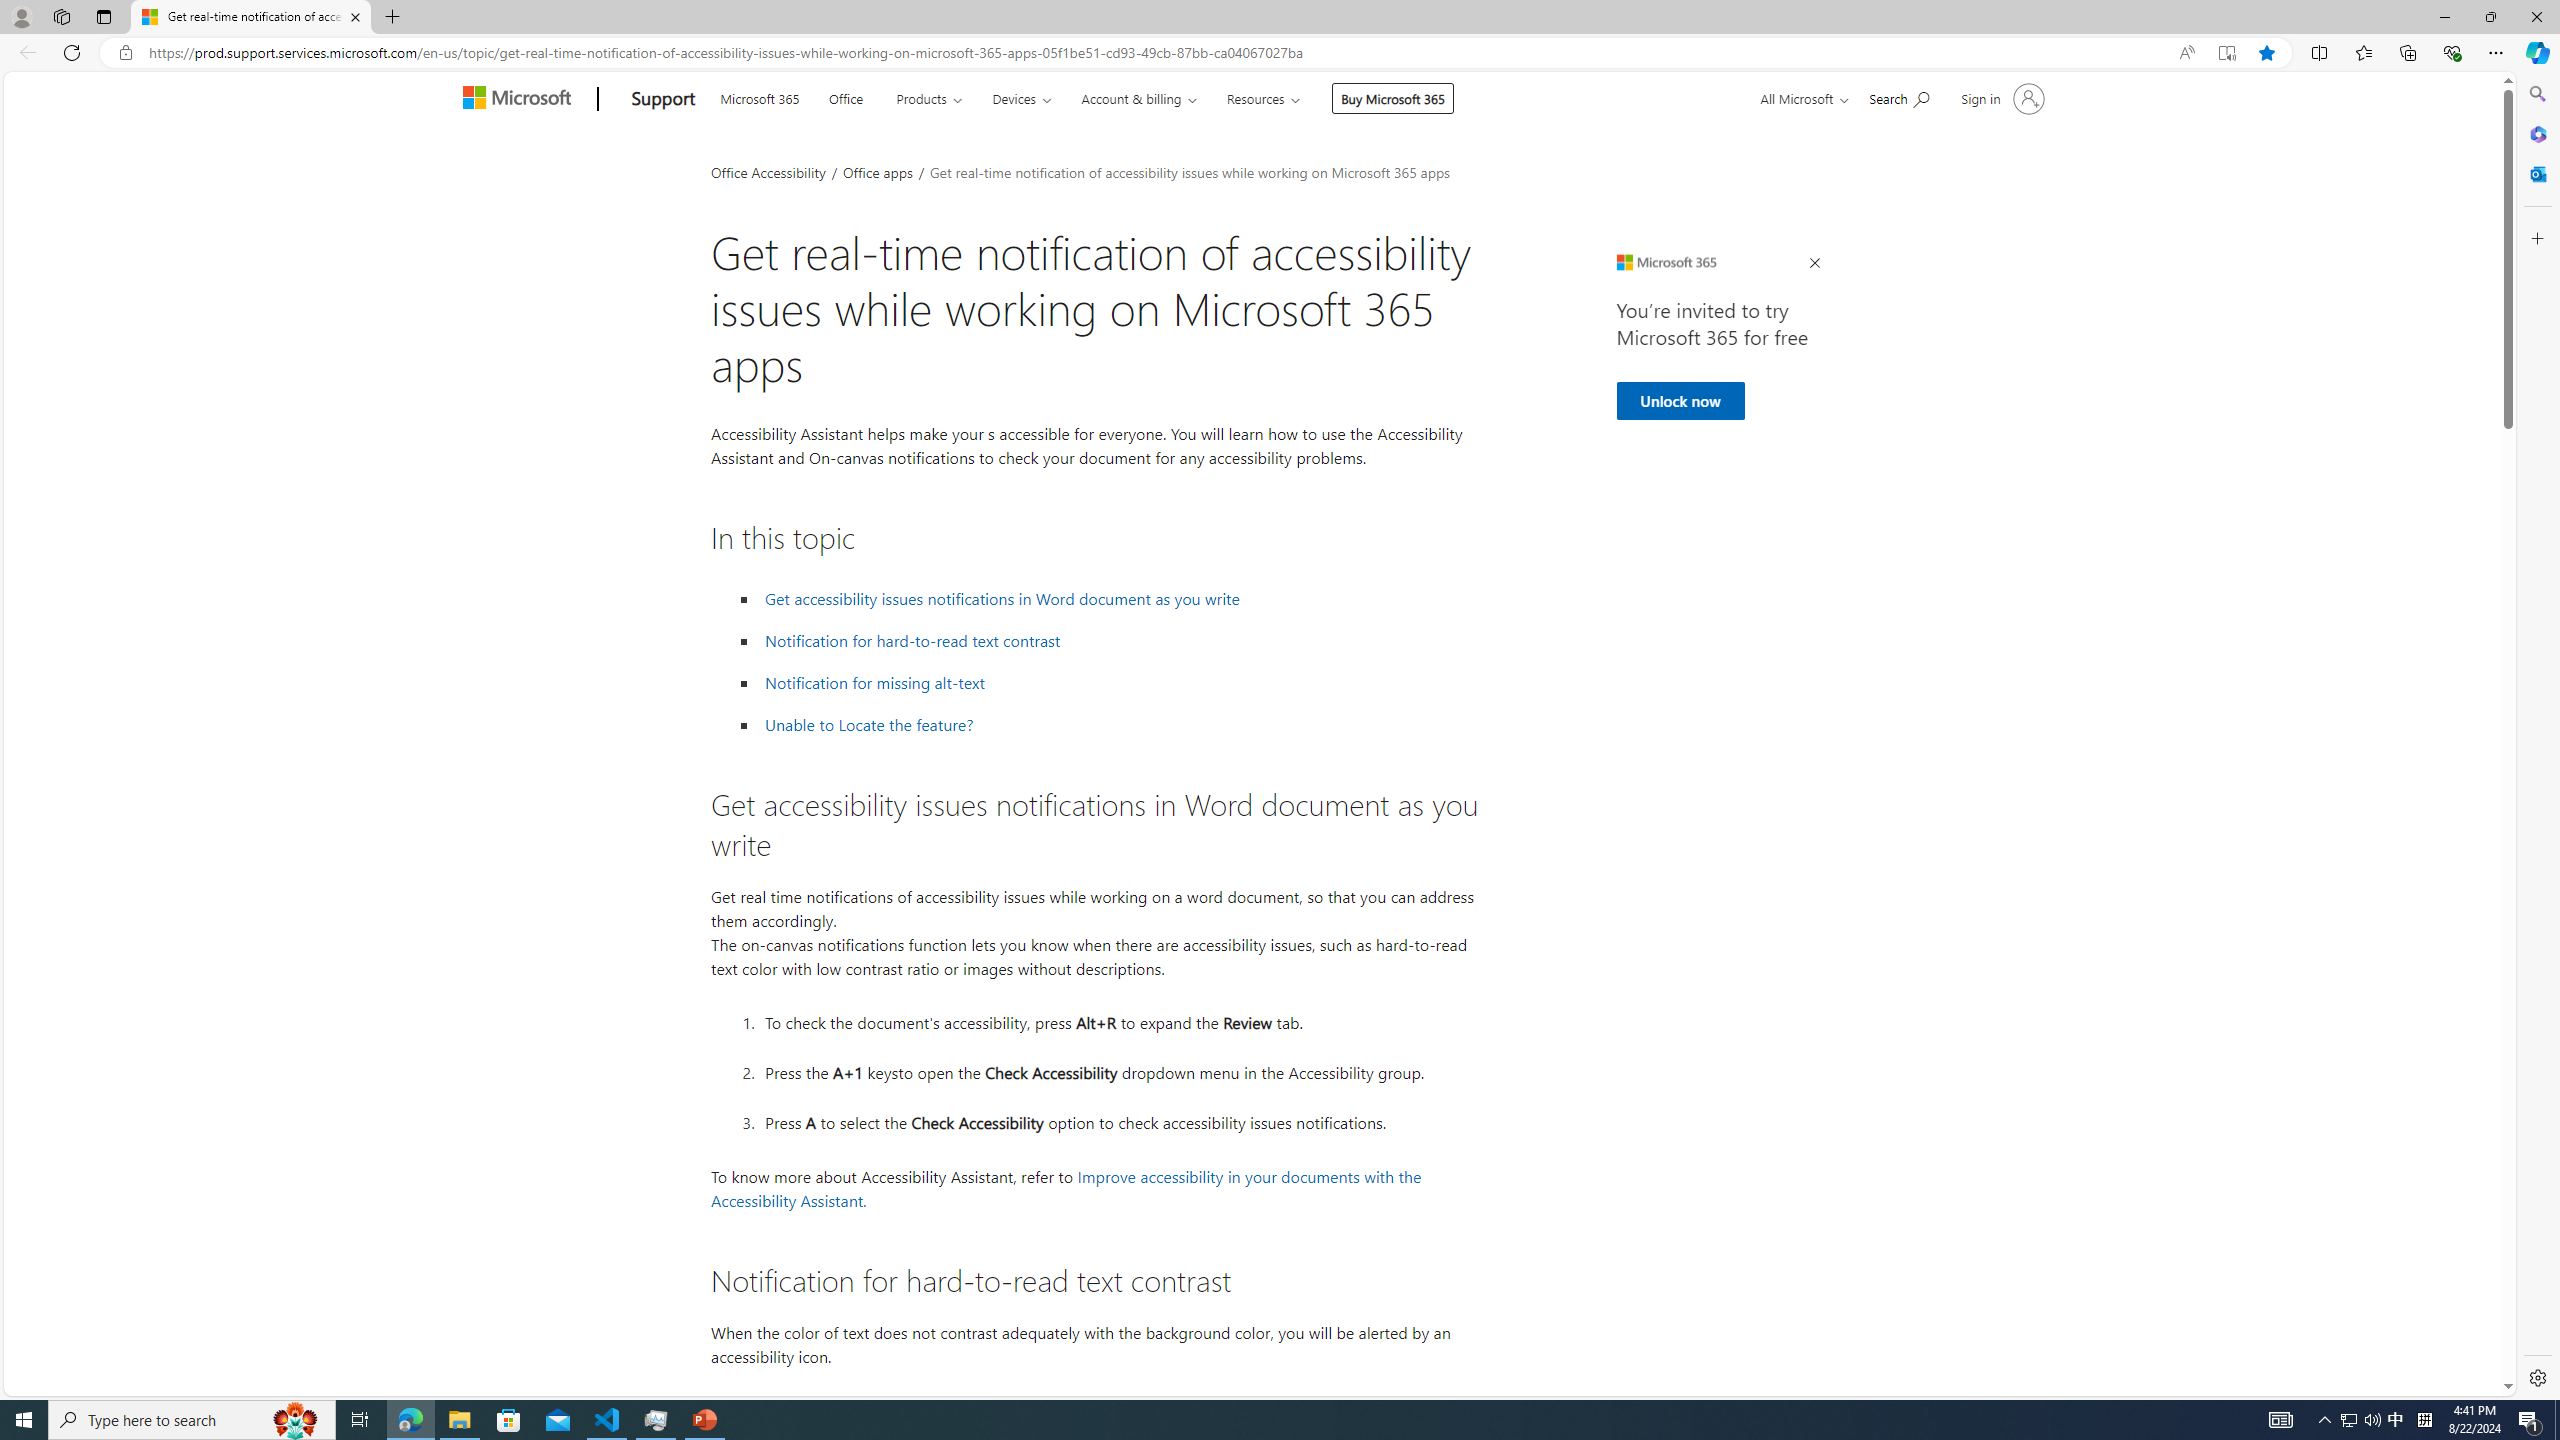 The width and height of the screenshot is (2560, 1440). I want to click on ' Unable to Locate the feature?', so click(868, 724).